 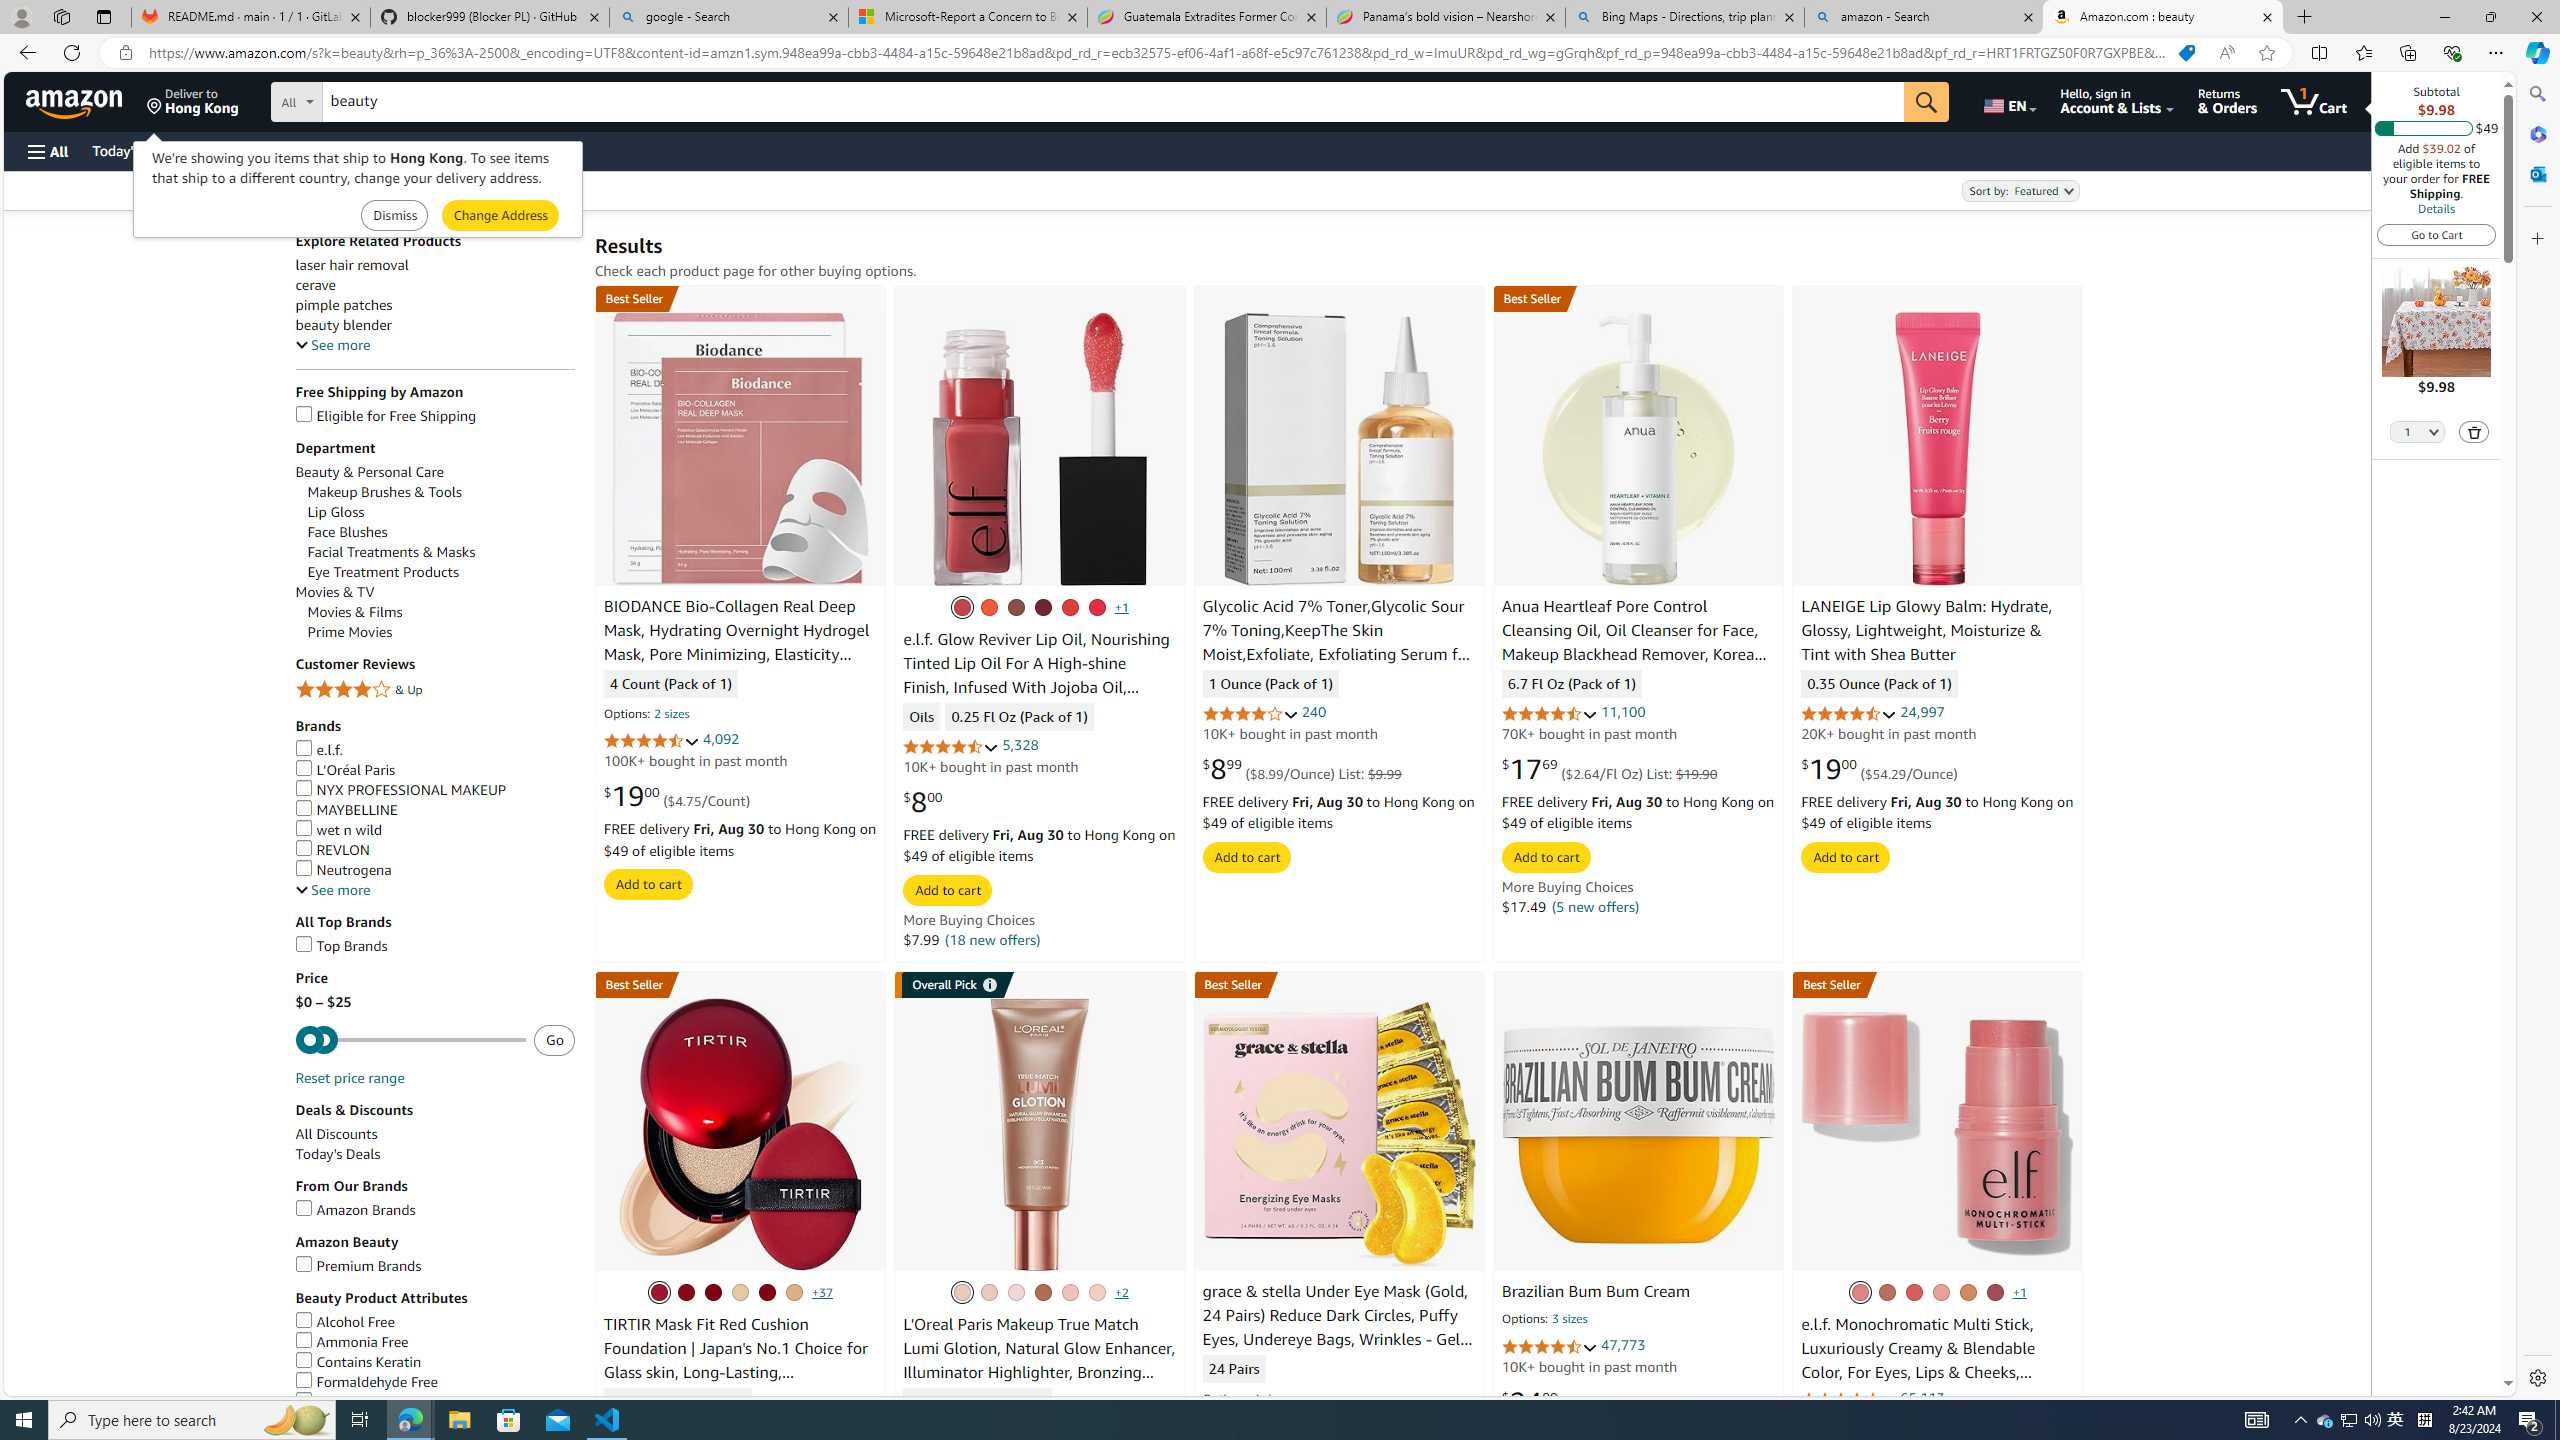 What do you see at coordinates (399, 789) in the screenshot?
I see `'NYX PROFESSIONAL MAKEUP'` at bounding box center [399, 789].